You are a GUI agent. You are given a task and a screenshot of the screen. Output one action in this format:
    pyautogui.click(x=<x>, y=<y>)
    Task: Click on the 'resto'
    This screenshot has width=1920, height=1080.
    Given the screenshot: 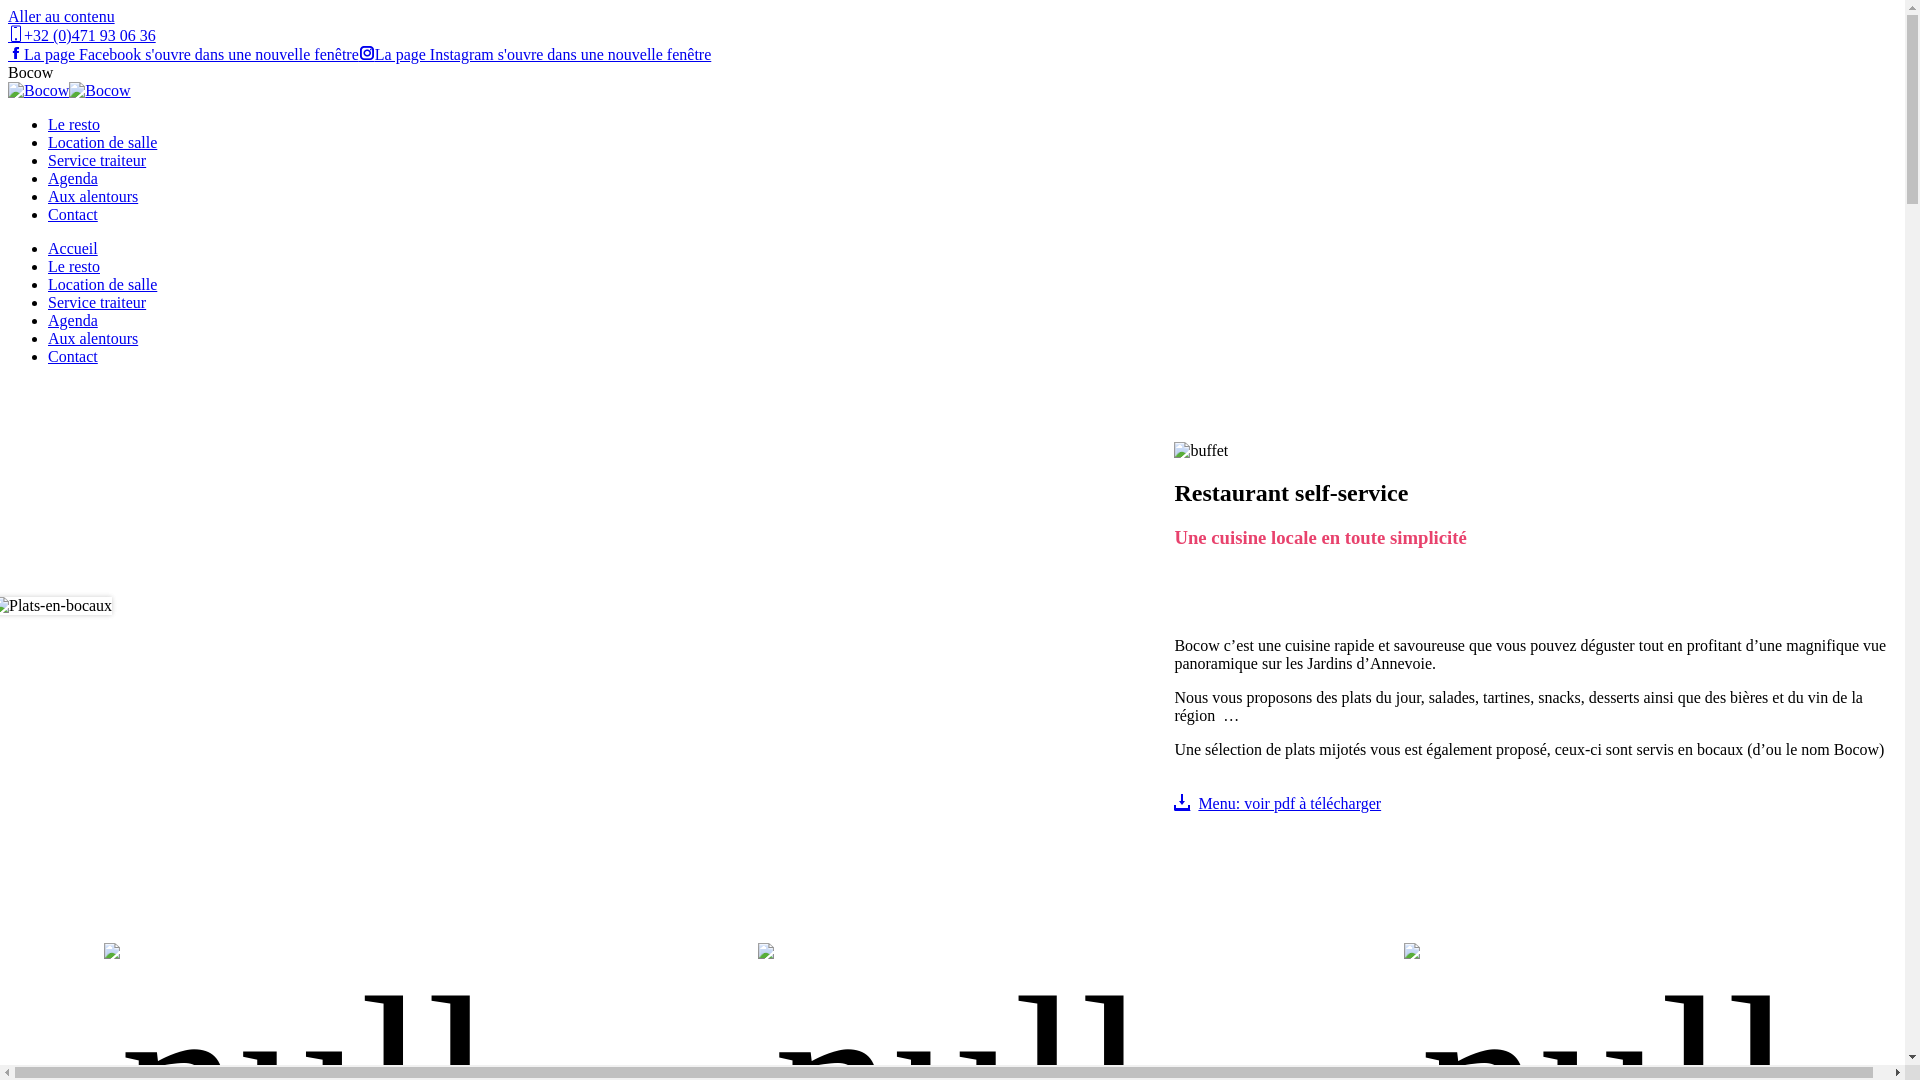 What is the action you would take?
    pyautogui.click(x=1200, y=451)
    